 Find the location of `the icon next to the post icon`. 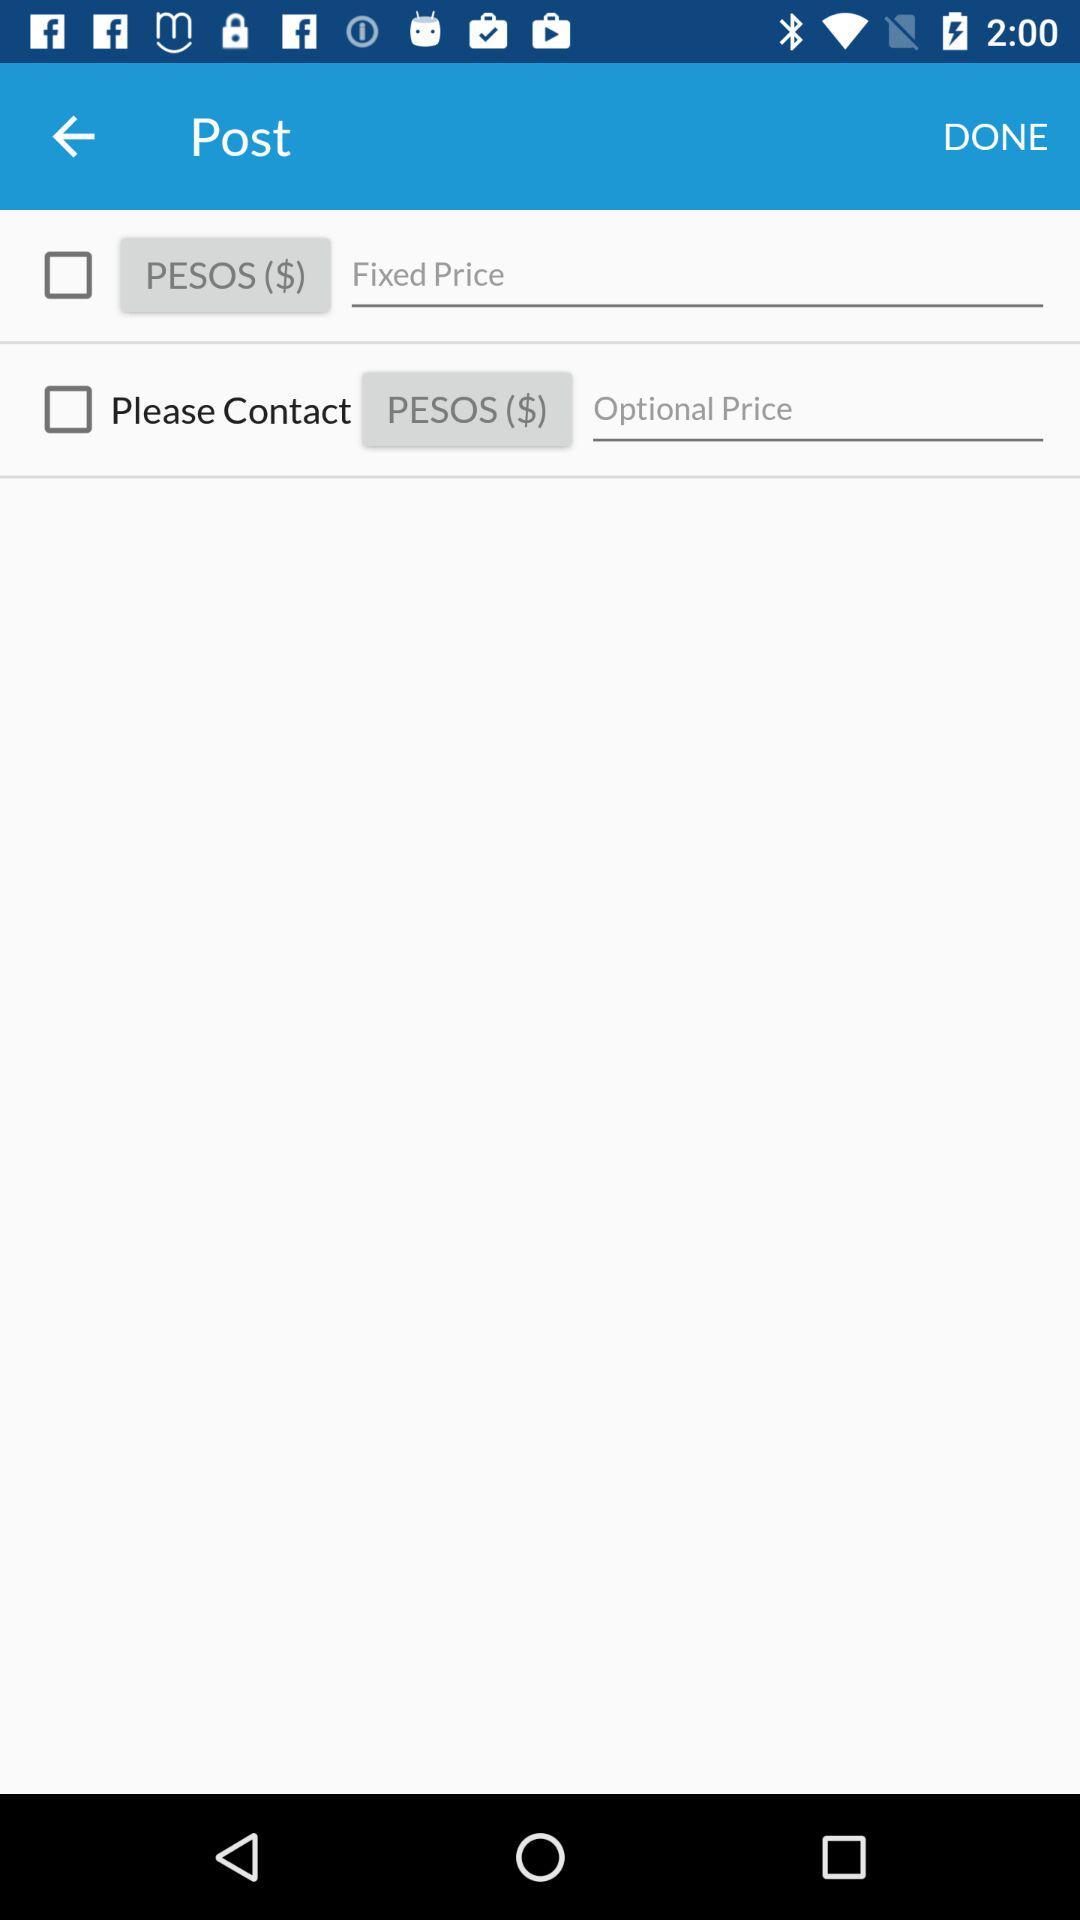

the icon next to the post icon is located at coordinates (72, 135).